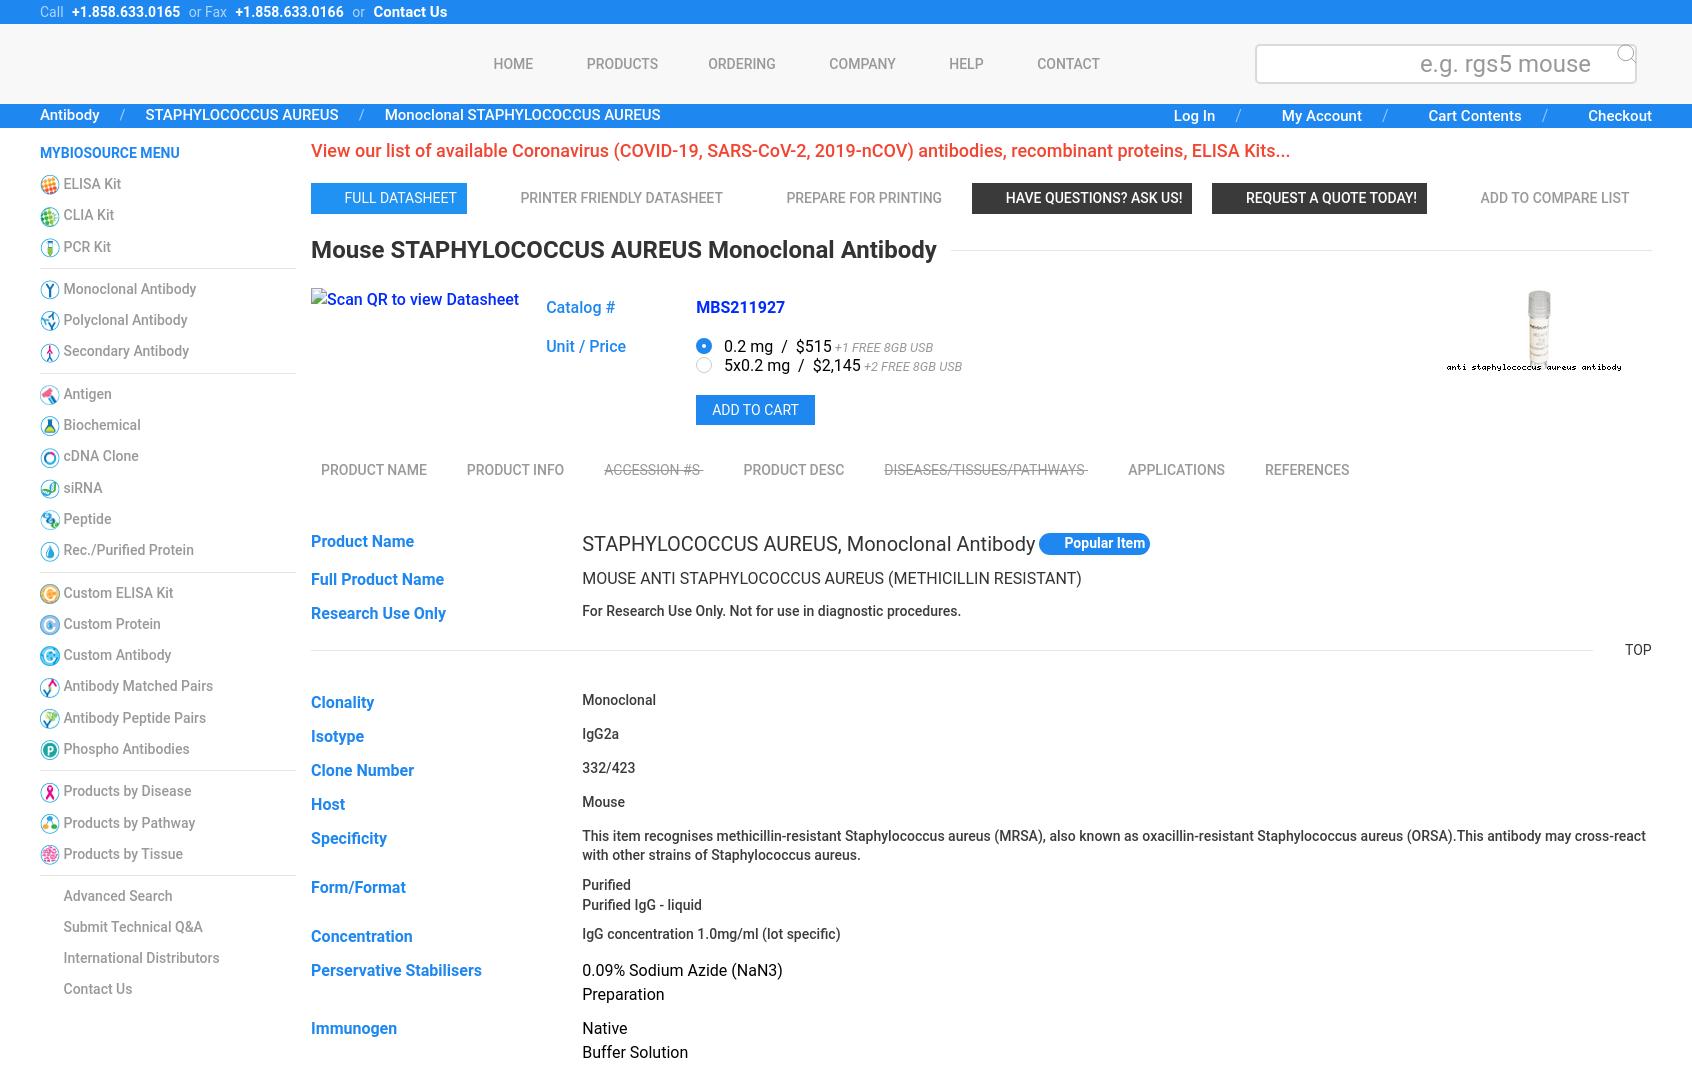 The image size is (1692, 1075). What do you see at coordinates (1113, 844) in the screenshot?
I see `'This item recognises methicillin-resistant Staphylococcus aureus (MRSA), also known as oxacillin-resistant Staphylococcus aureus (ORSA).This antibody may cross-react with other strains of Staphylococcus aureus.'` at bounding box center [1113, 844].